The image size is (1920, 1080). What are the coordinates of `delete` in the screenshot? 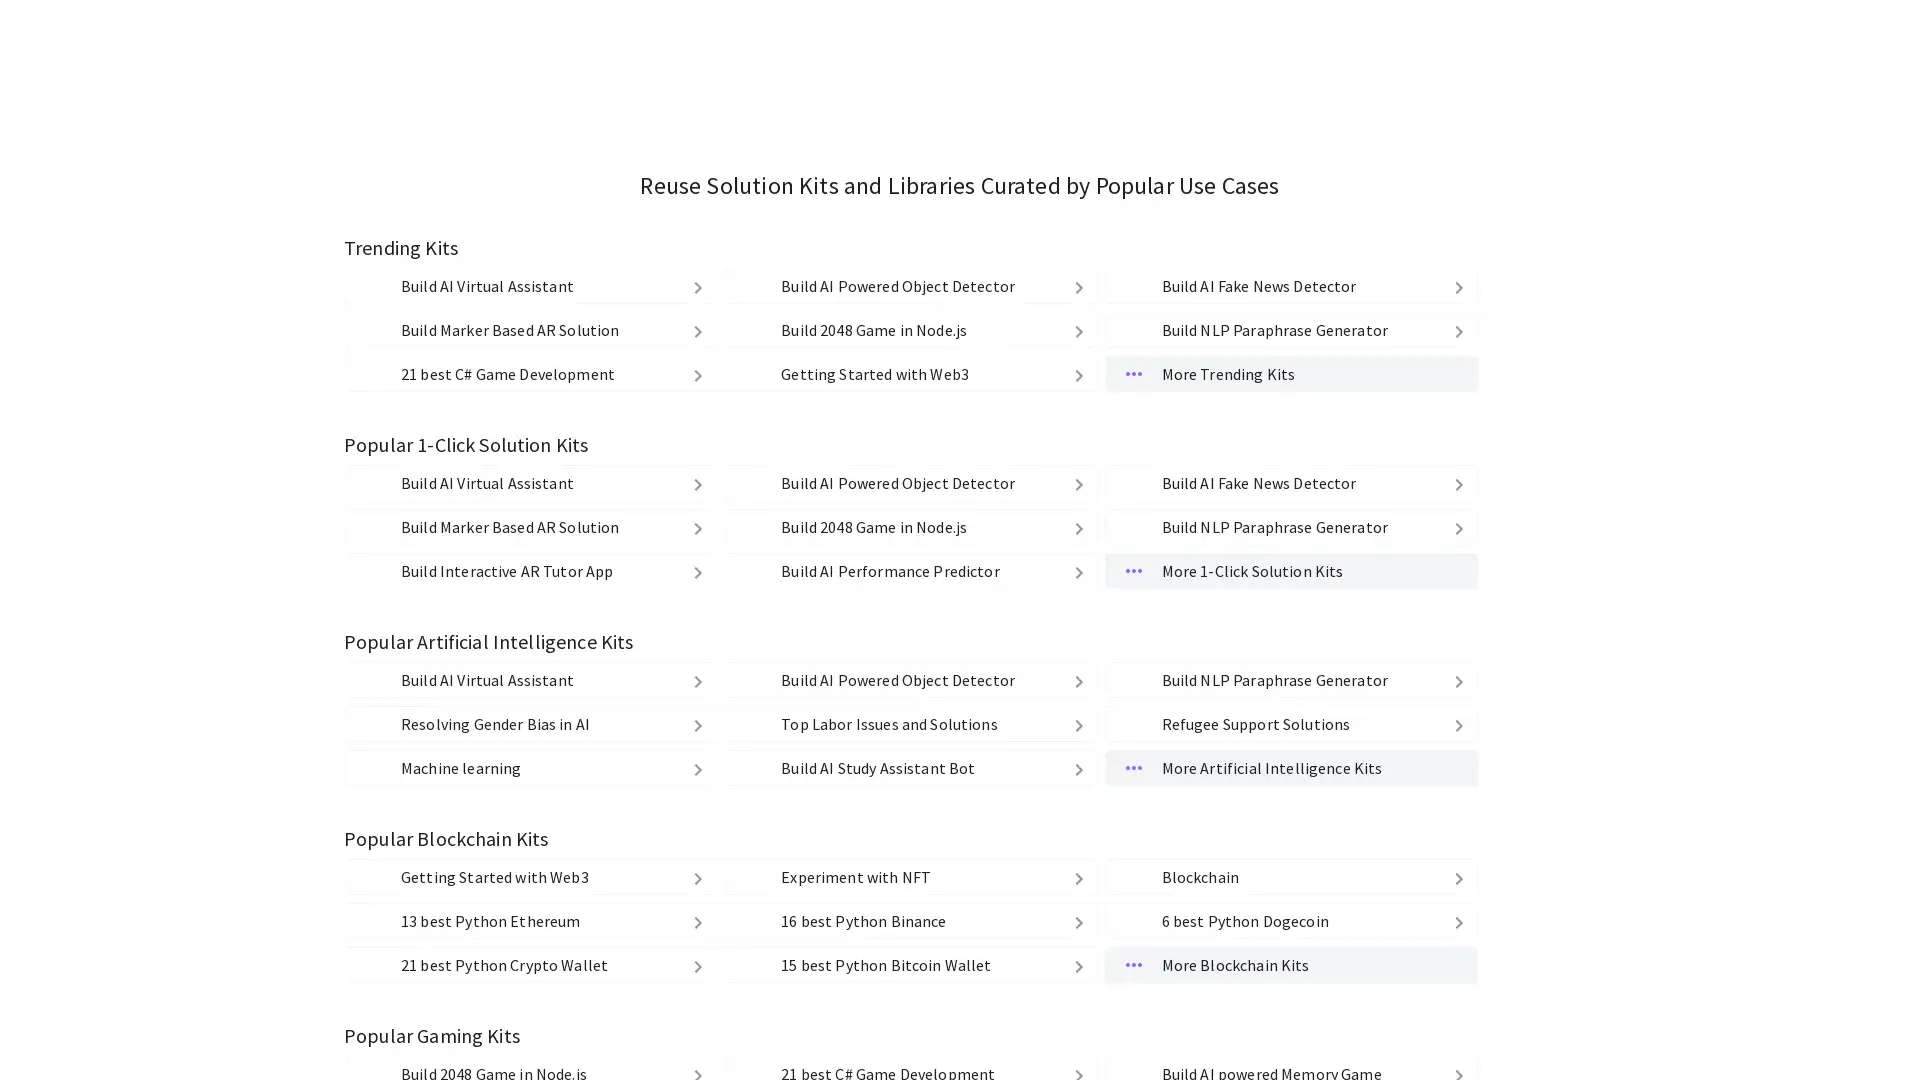 It's located at (1429, 986).